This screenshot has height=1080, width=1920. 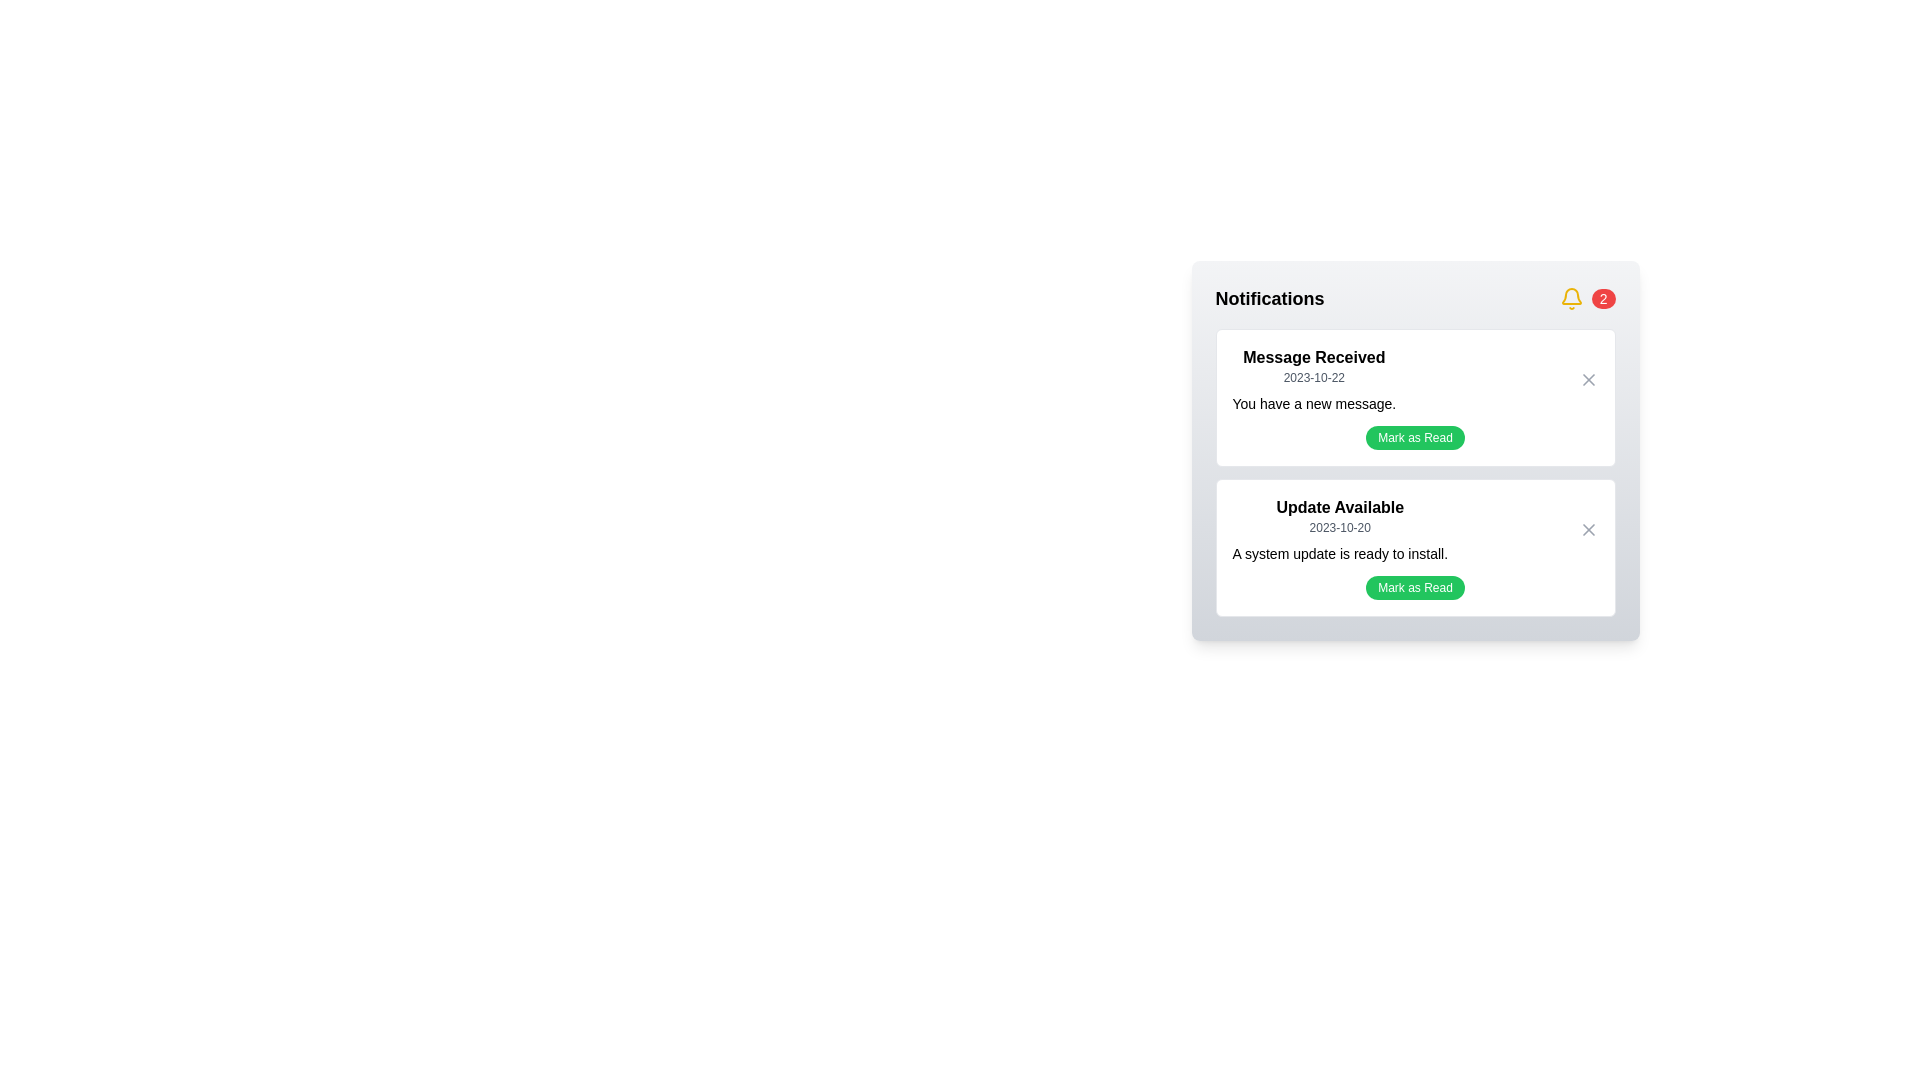 I want to click on the static text label displaying 'You have a new message.' located in the first notification card of the 'Notifications' panel, so click(x=1314, y=404).